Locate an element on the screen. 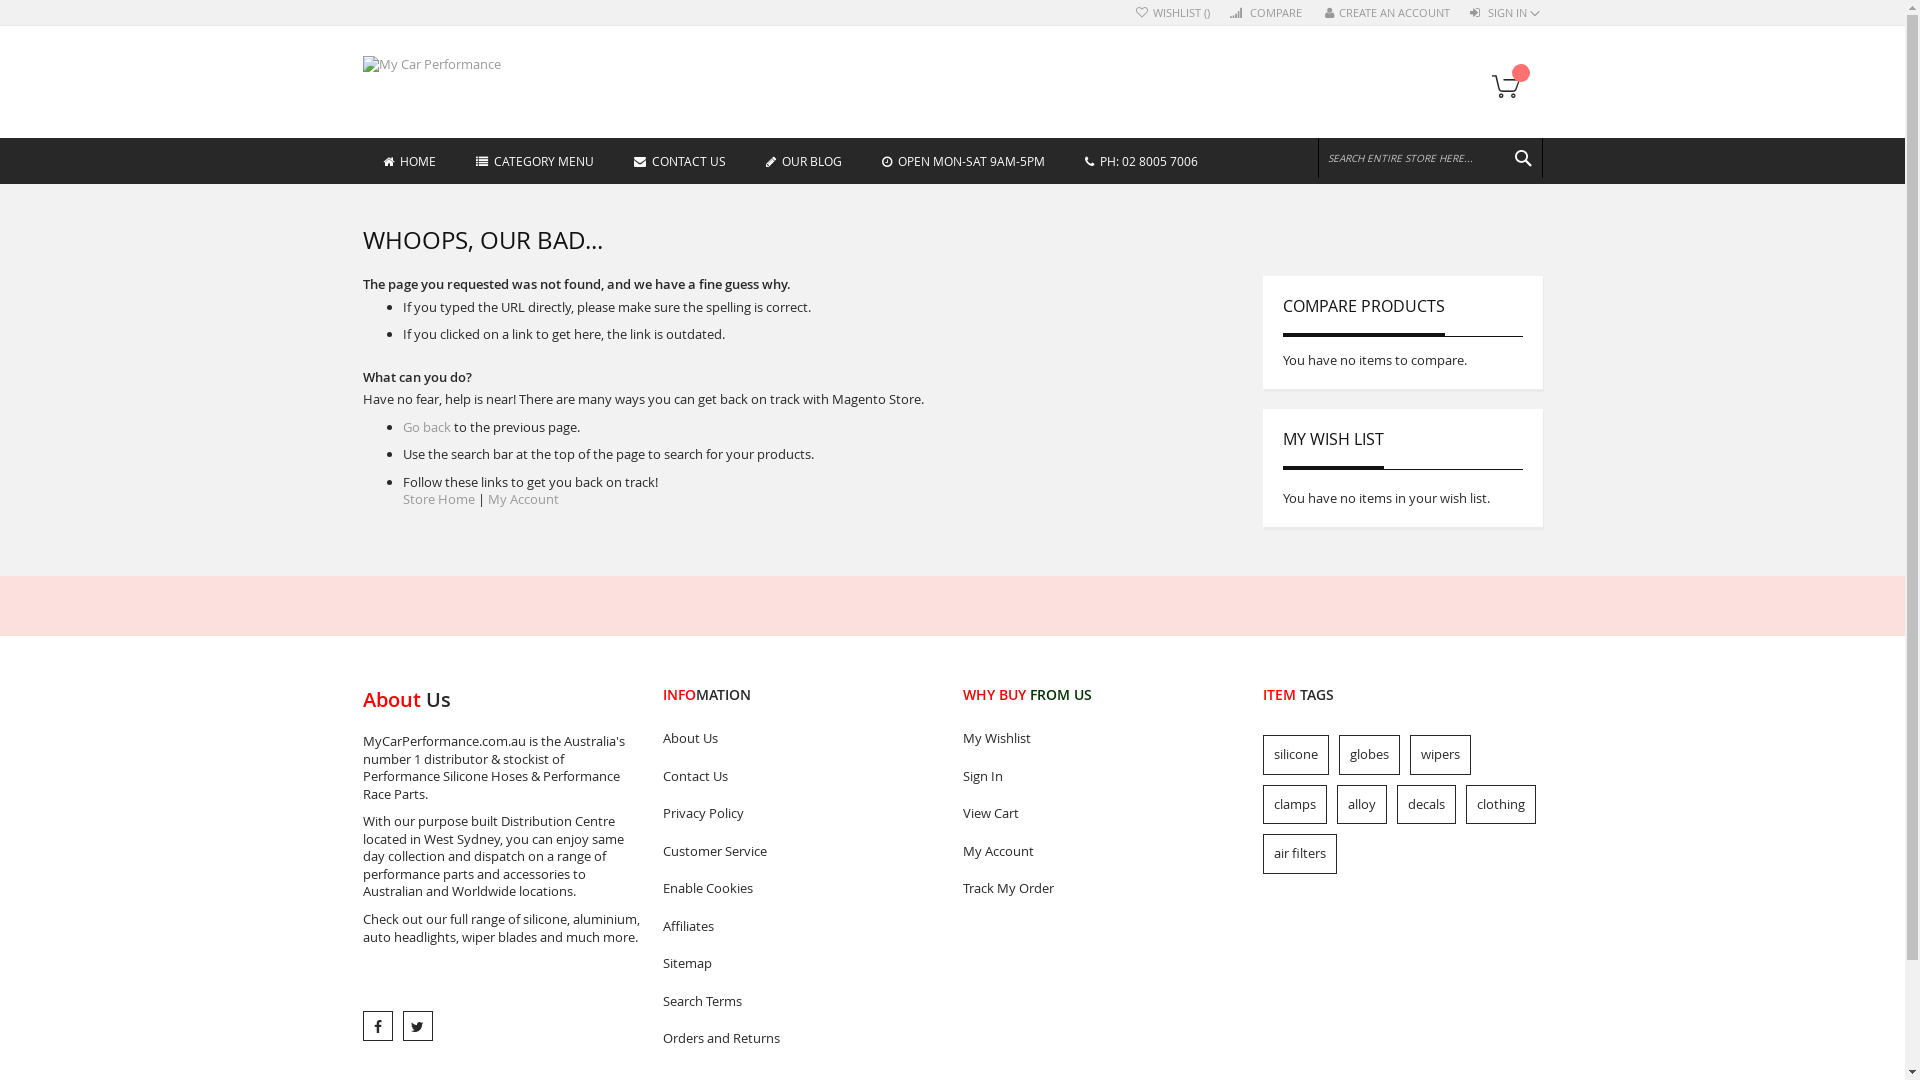  'twitter.com/mycarperformanc' is located at coordinates (416, 1026).